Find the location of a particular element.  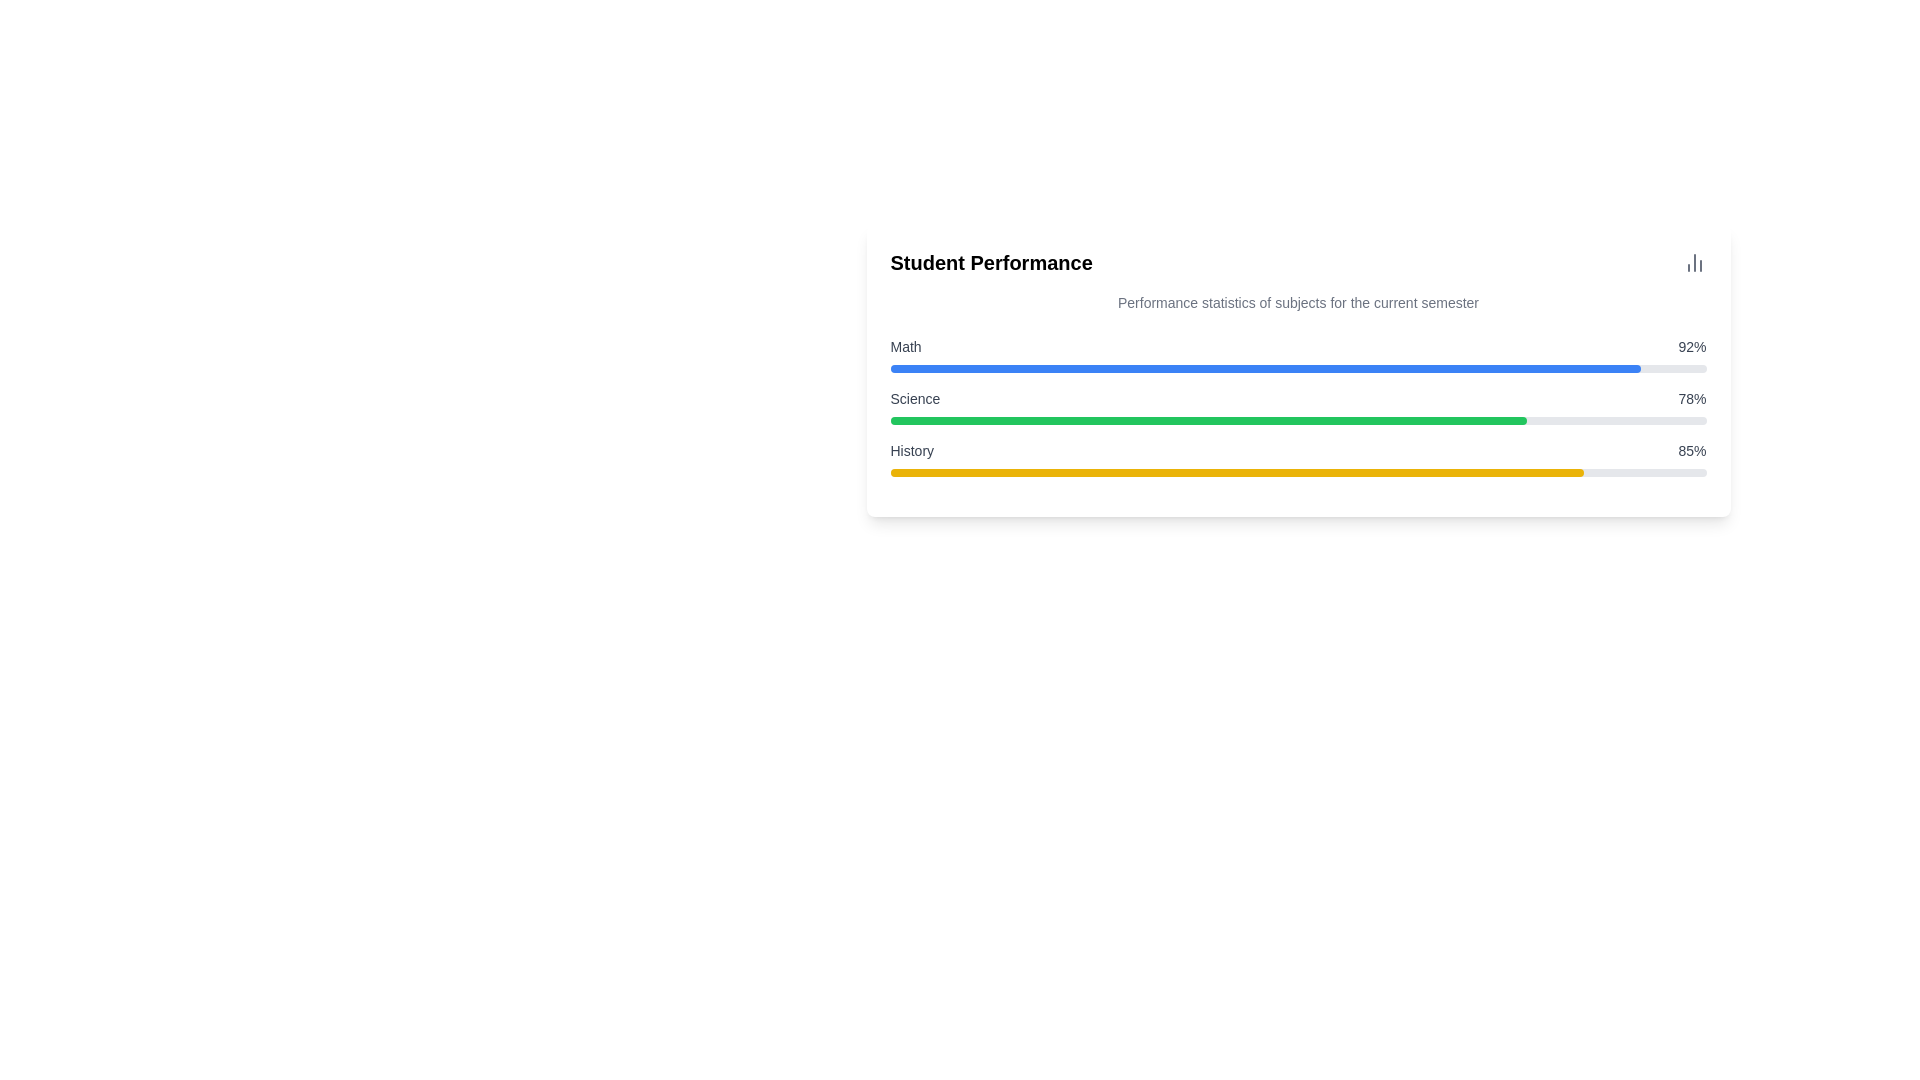

the Performance progress block element showing 'History' with an 85% completion is located at coordinates (1298, 459).